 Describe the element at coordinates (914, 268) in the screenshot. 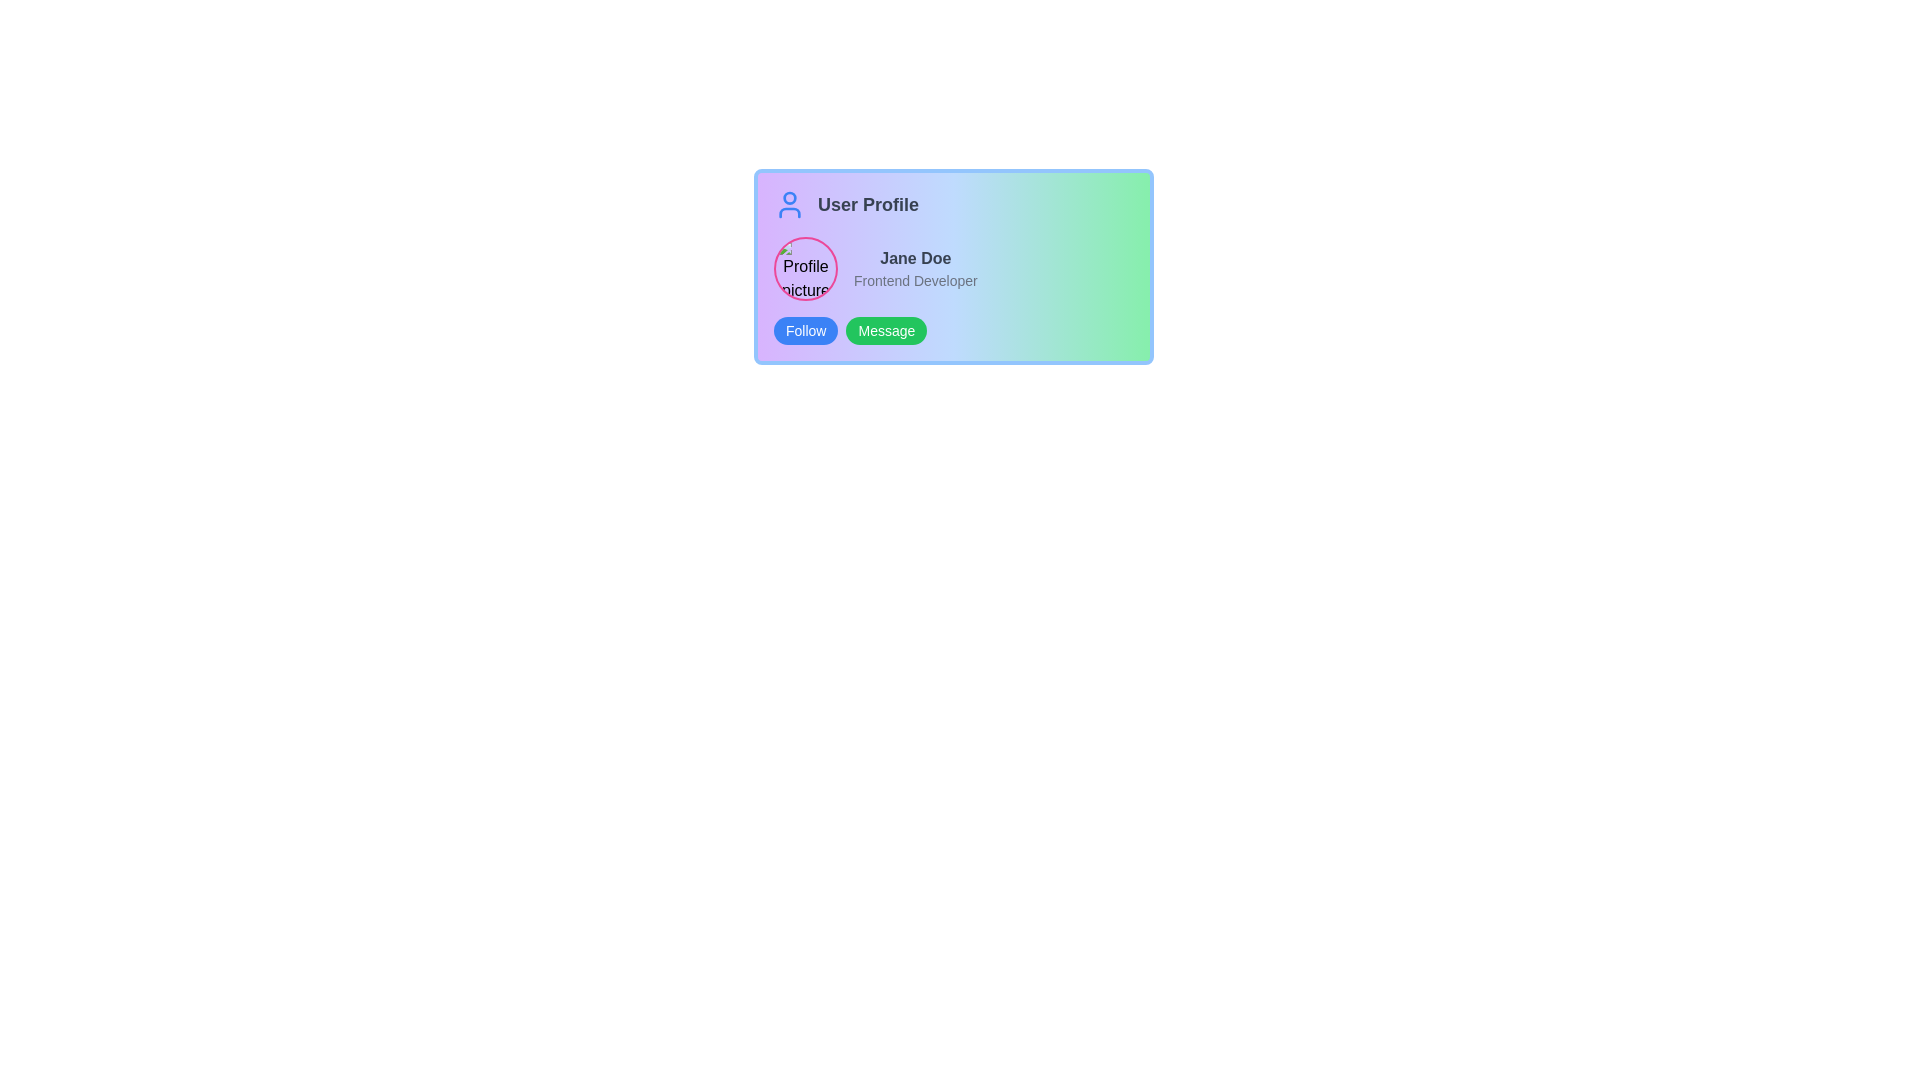

I see `information displayed in the text block containing the name 'Jane Doe' and the title 'Frontend Developer', which is right-aligned next to the profile image` at that location.